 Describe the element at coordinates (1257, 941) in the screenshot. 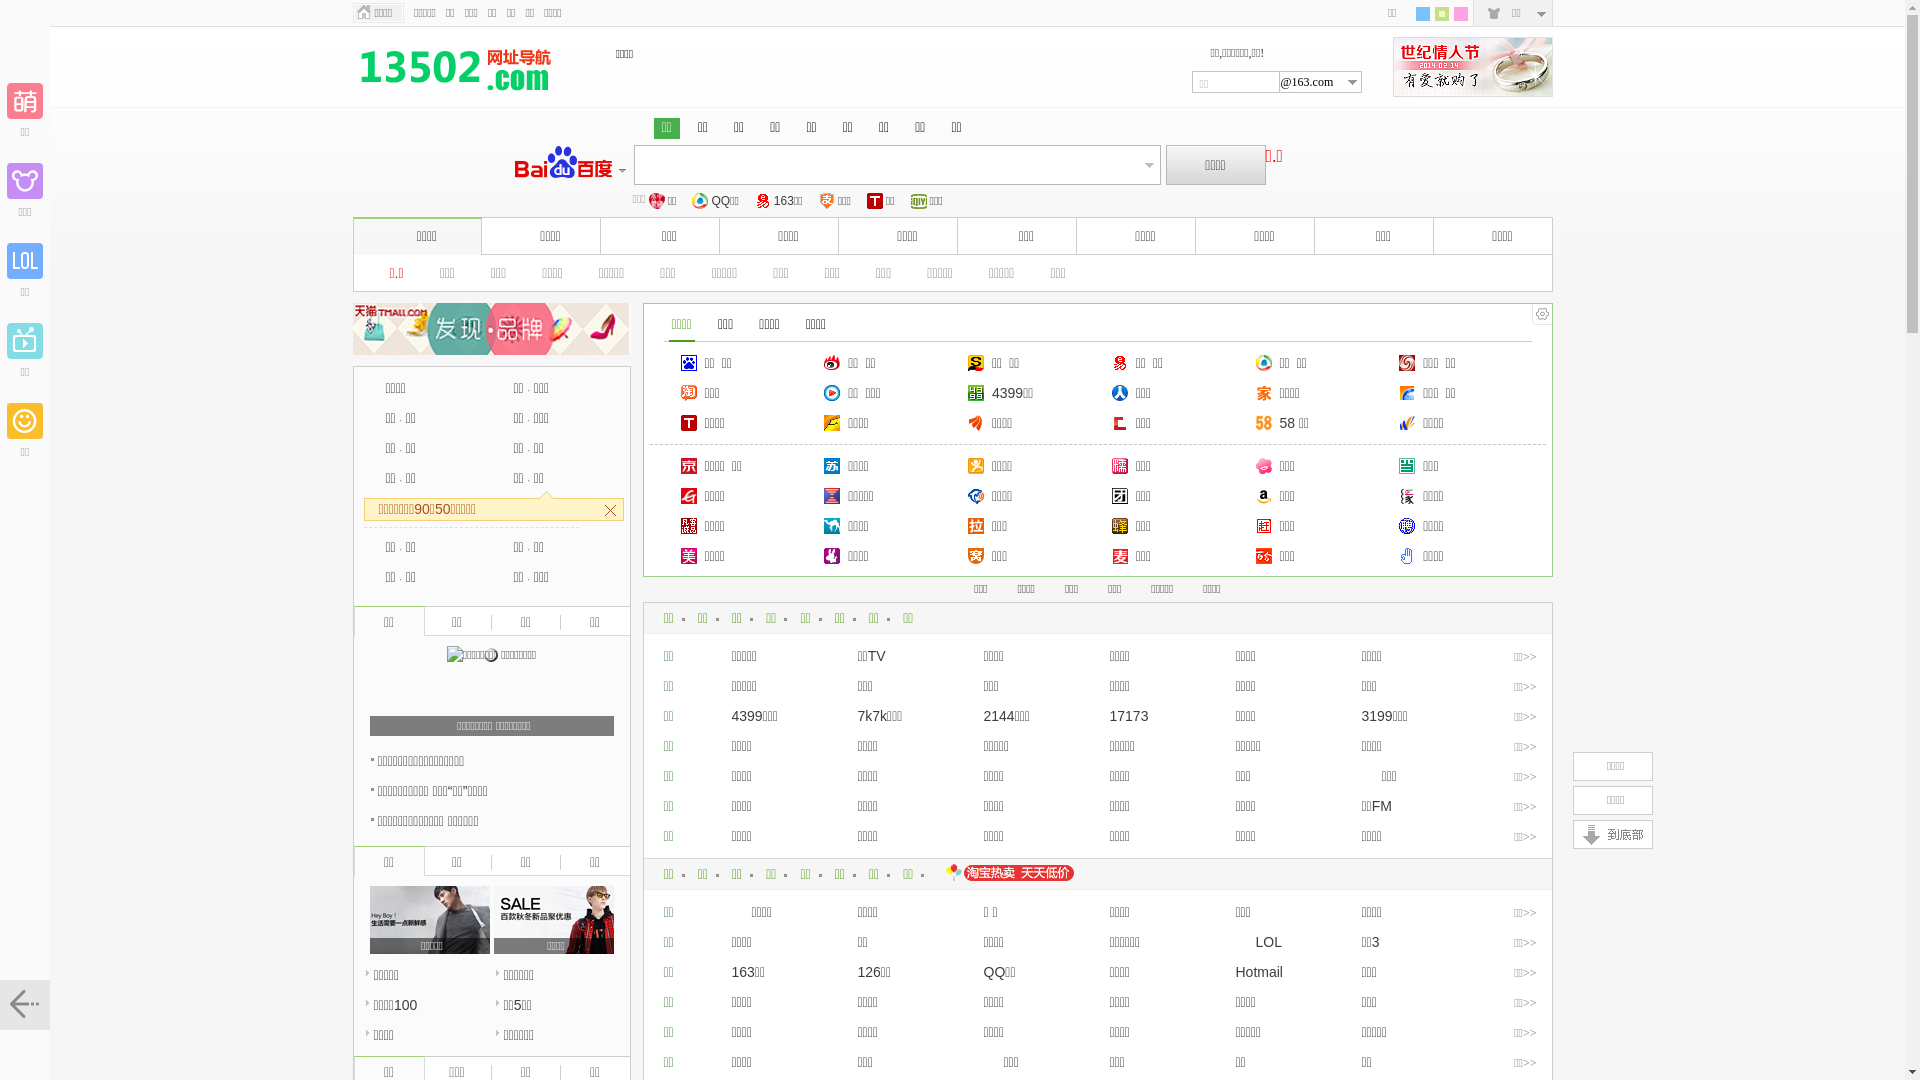

I see `'LOL'` at that location.